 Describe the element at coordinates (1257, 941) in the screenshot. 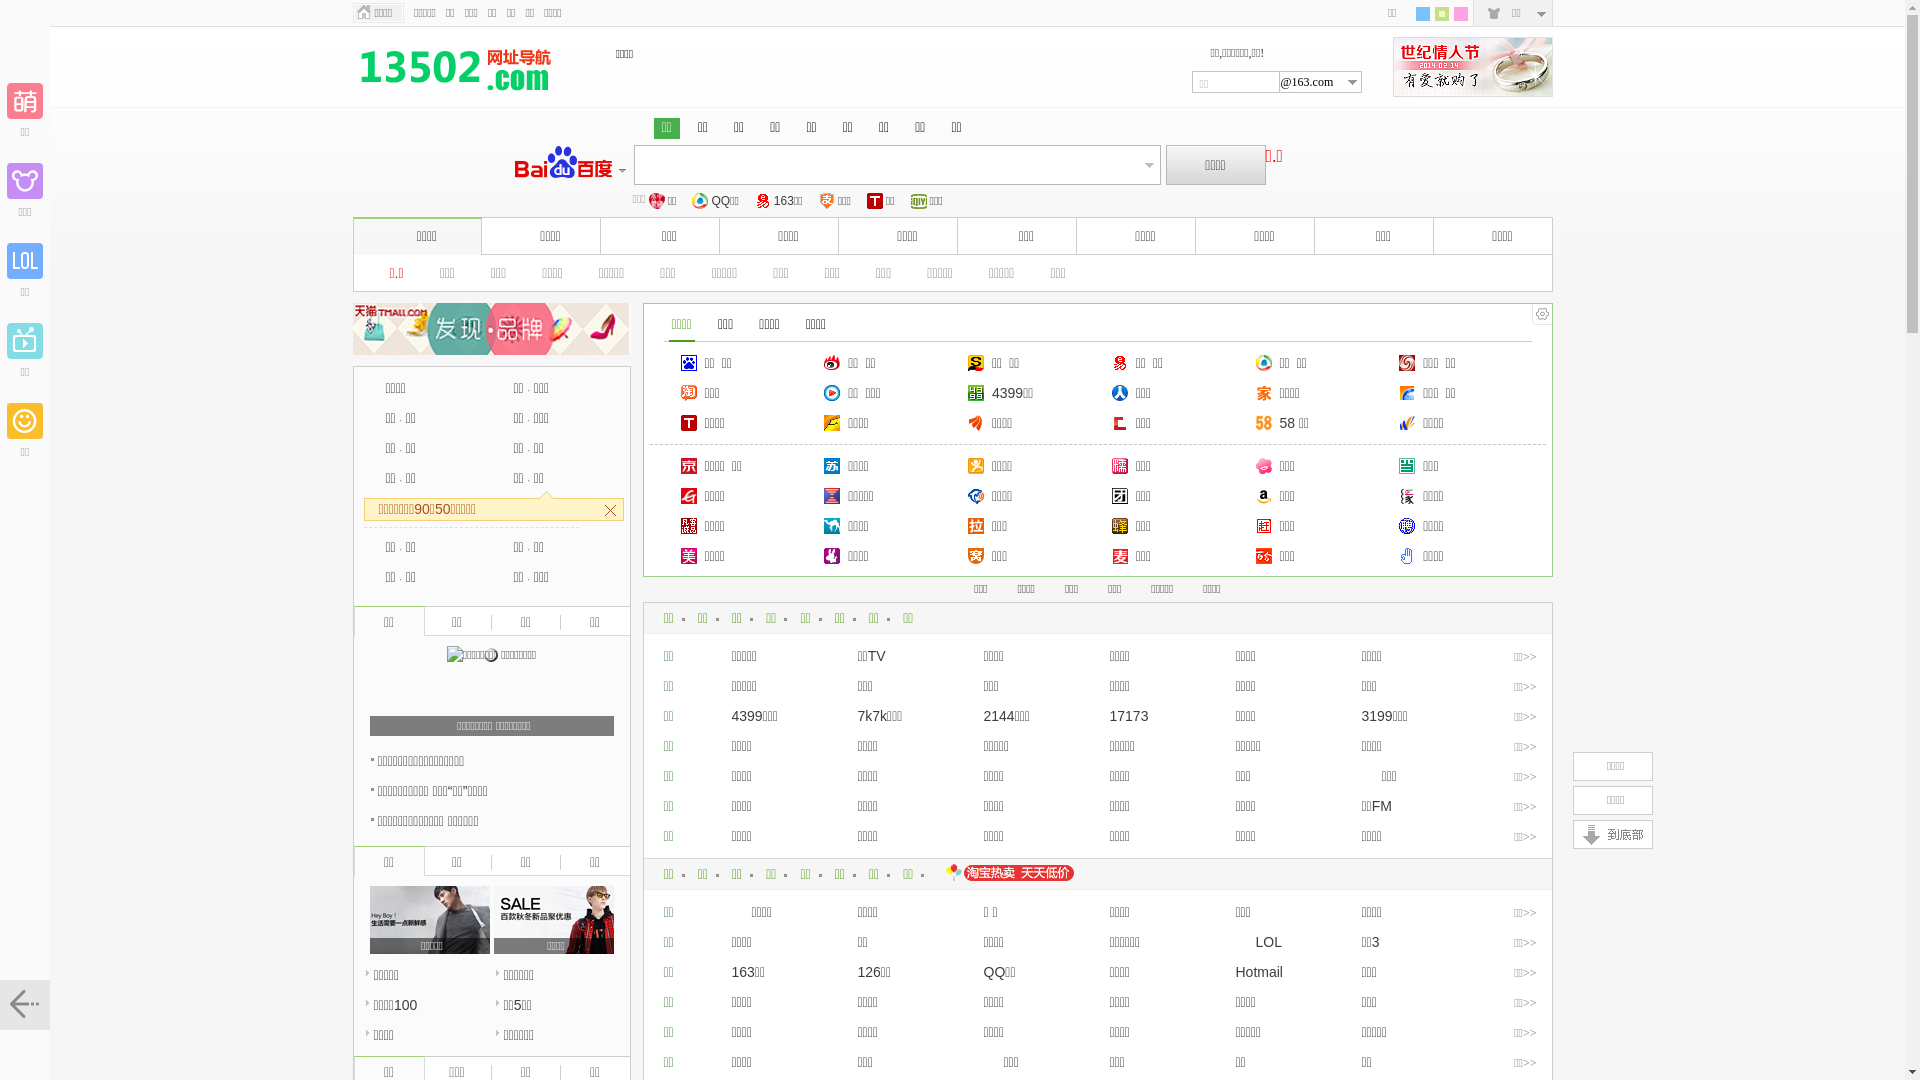

I see `'LOL'` at that location.